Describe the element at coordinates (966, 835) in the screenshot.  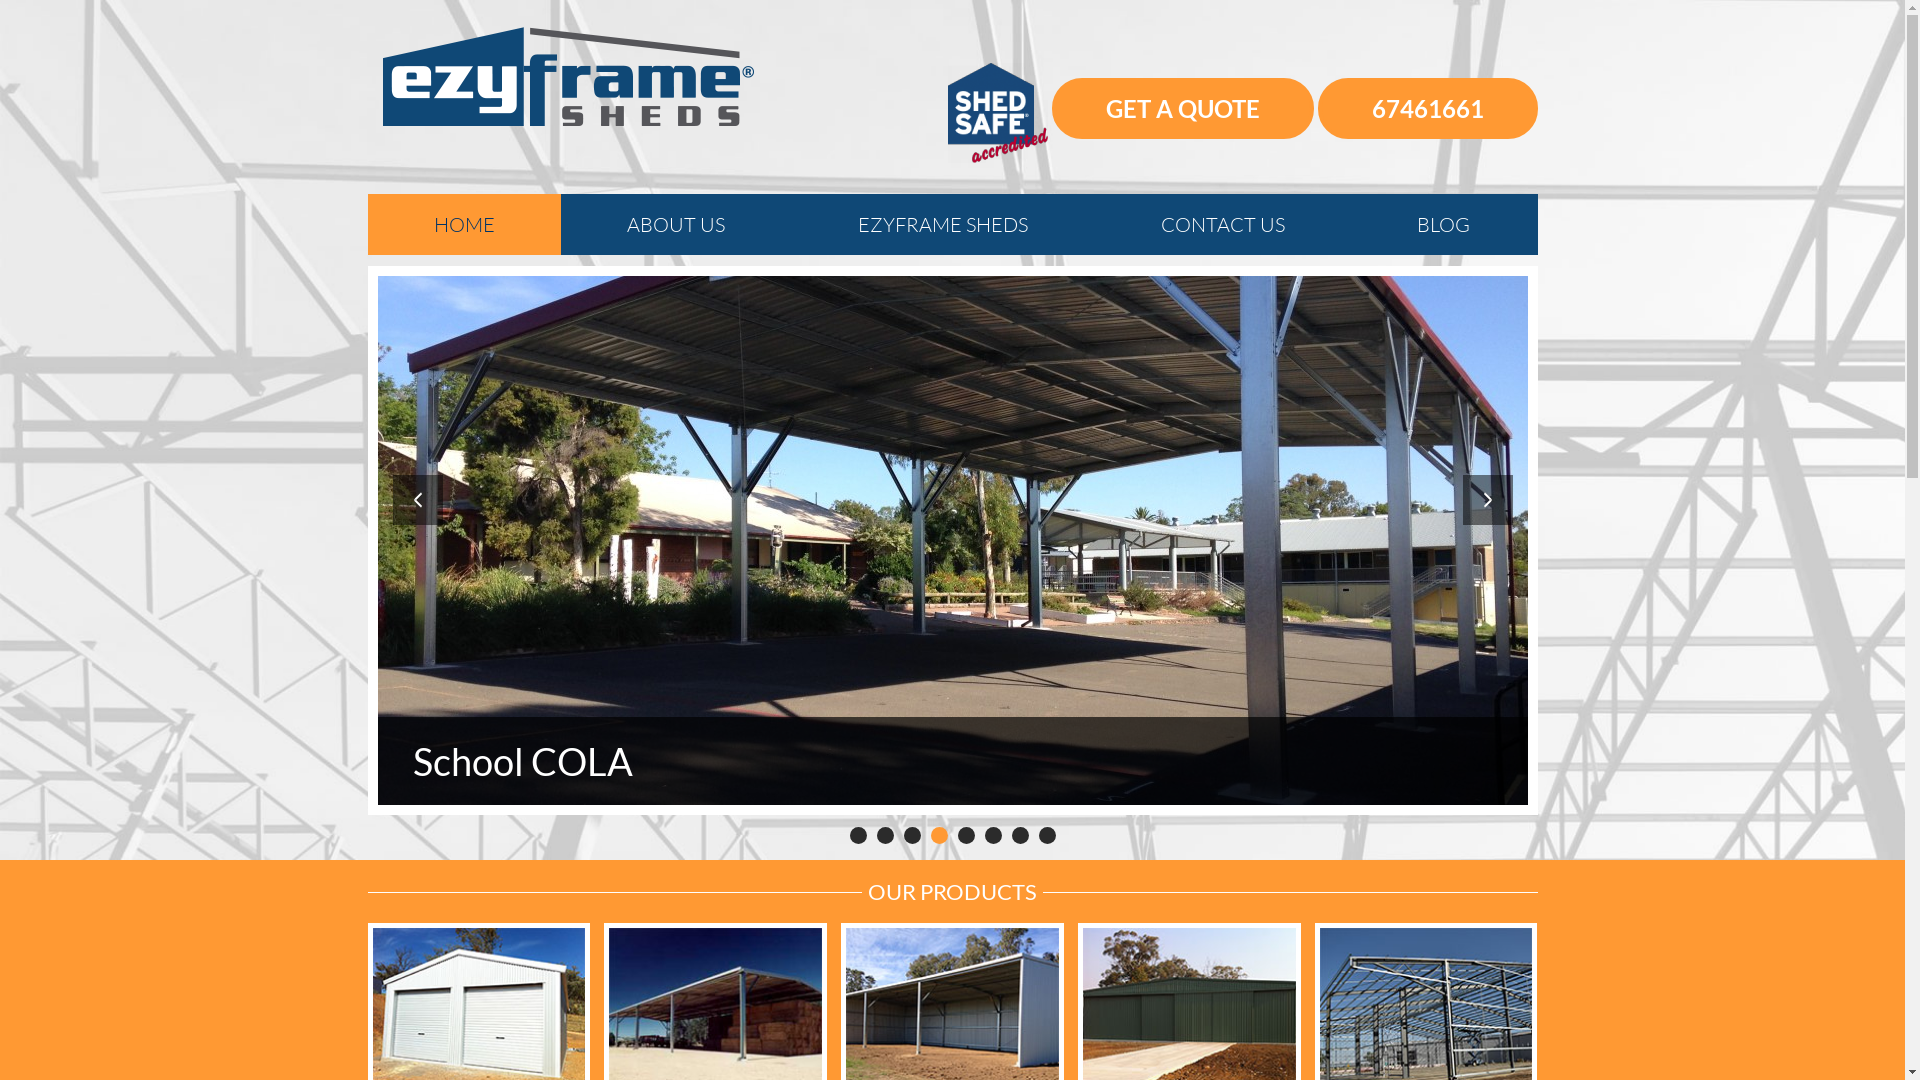
I see `'5'` at that location.